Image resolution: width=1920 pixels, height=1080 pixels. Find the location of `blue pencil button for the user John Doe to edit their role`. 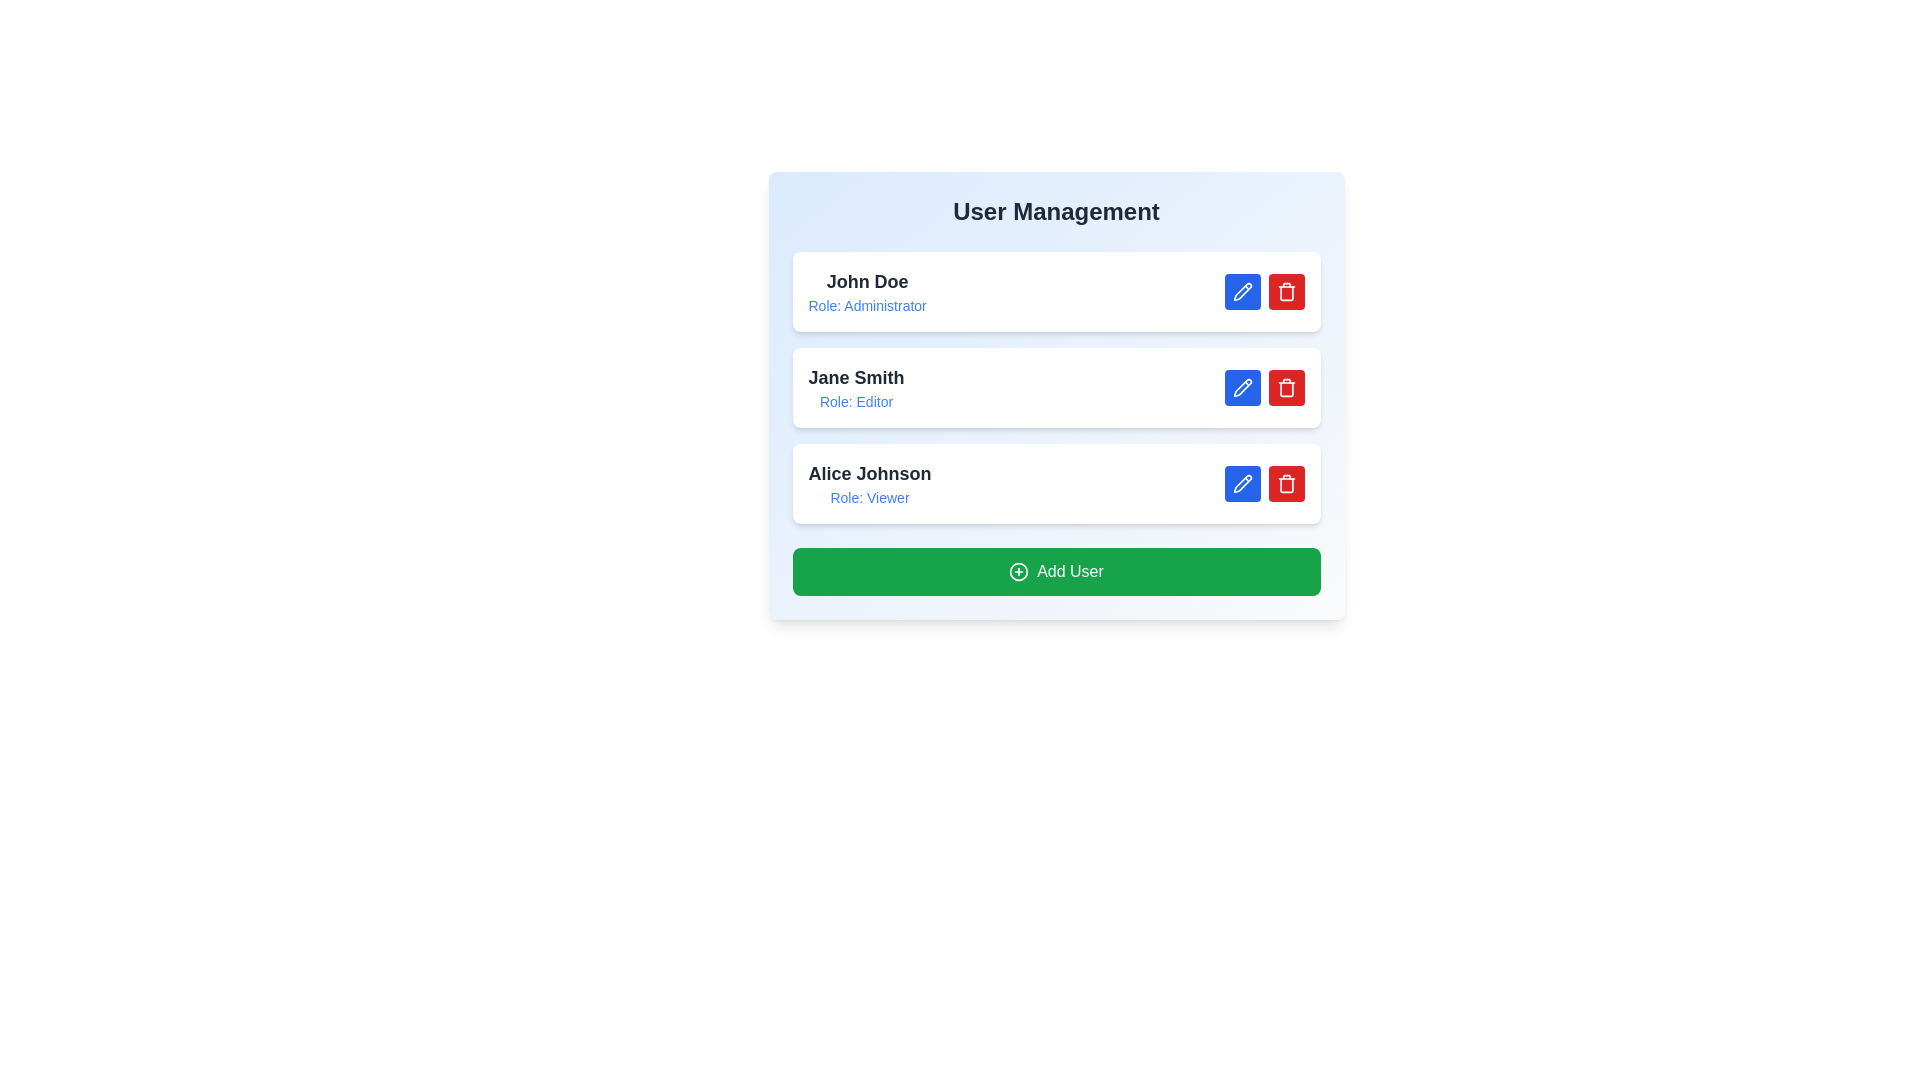

blue pencil button for the user John Doe to edit their role is located at coordinates (1241, 292).